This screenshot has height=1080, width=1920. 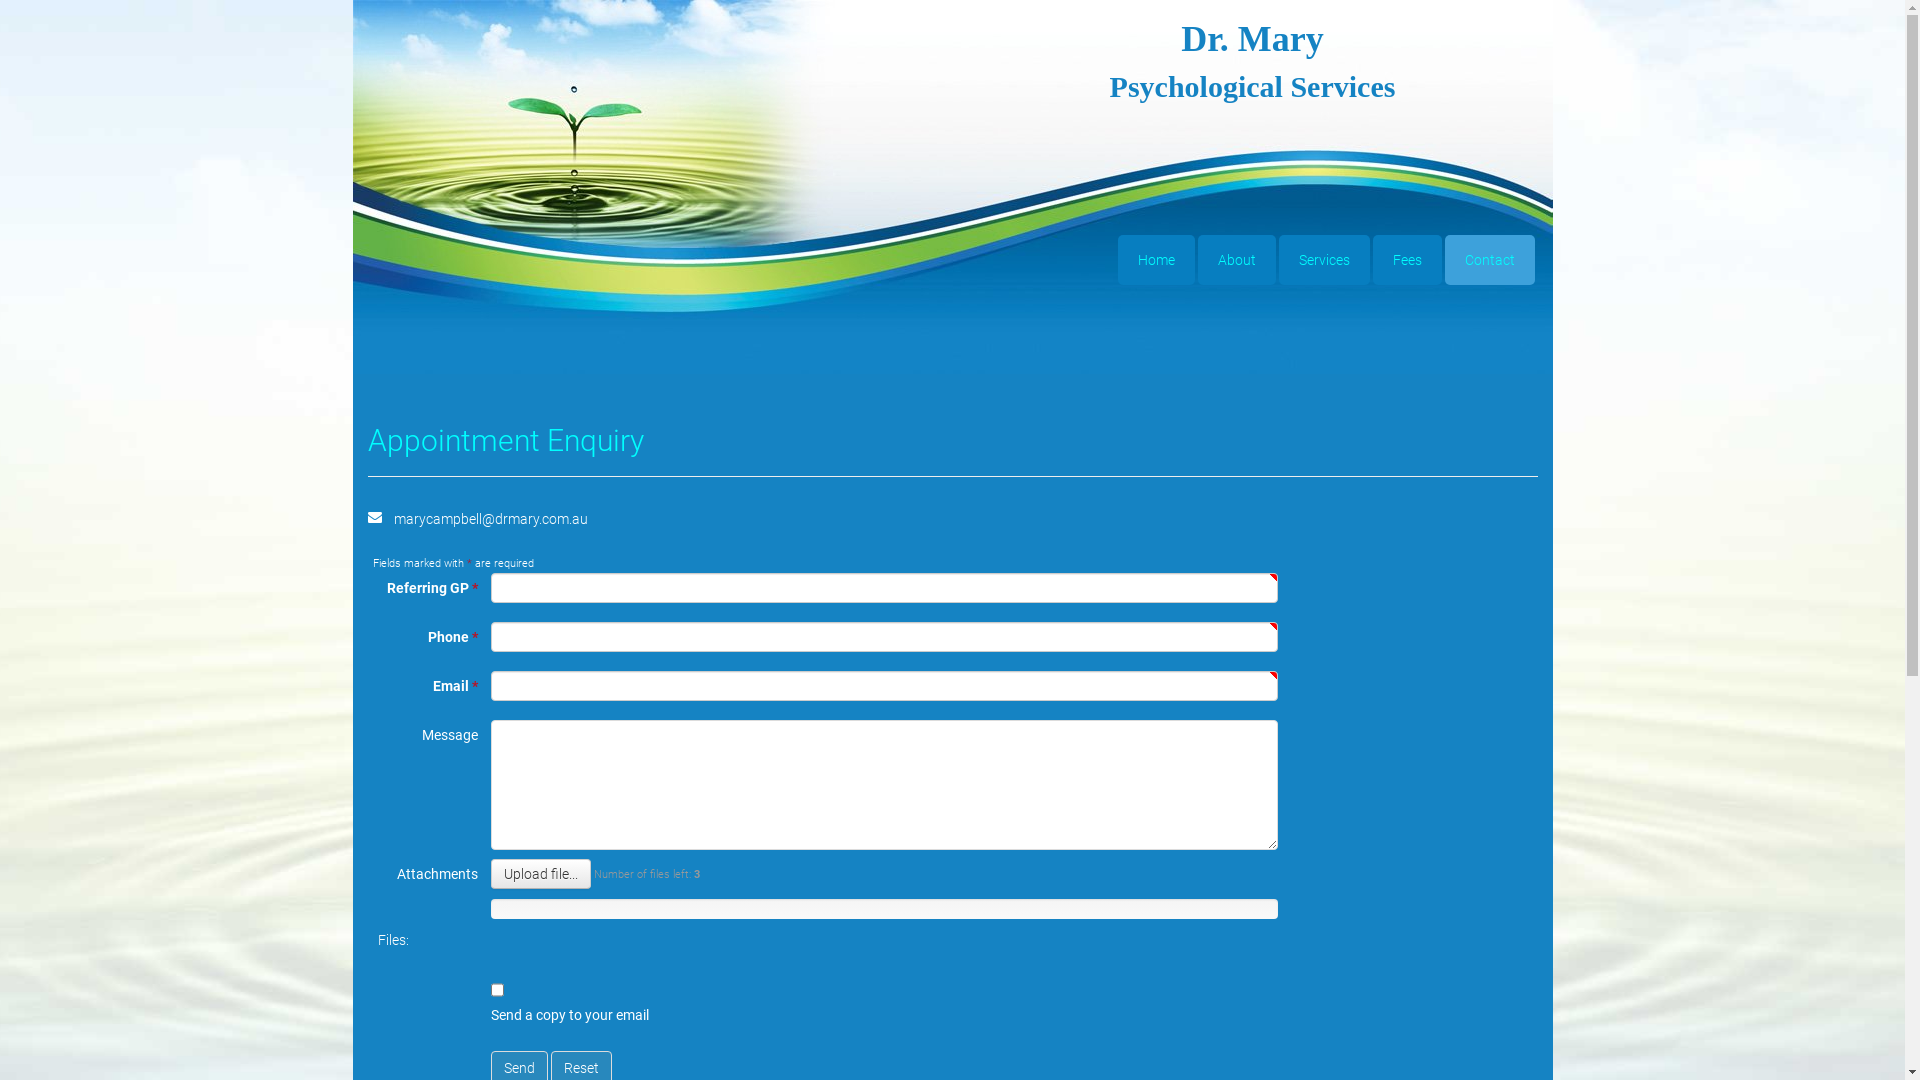 I want to click on 'Email', so click(x=375, y=515).